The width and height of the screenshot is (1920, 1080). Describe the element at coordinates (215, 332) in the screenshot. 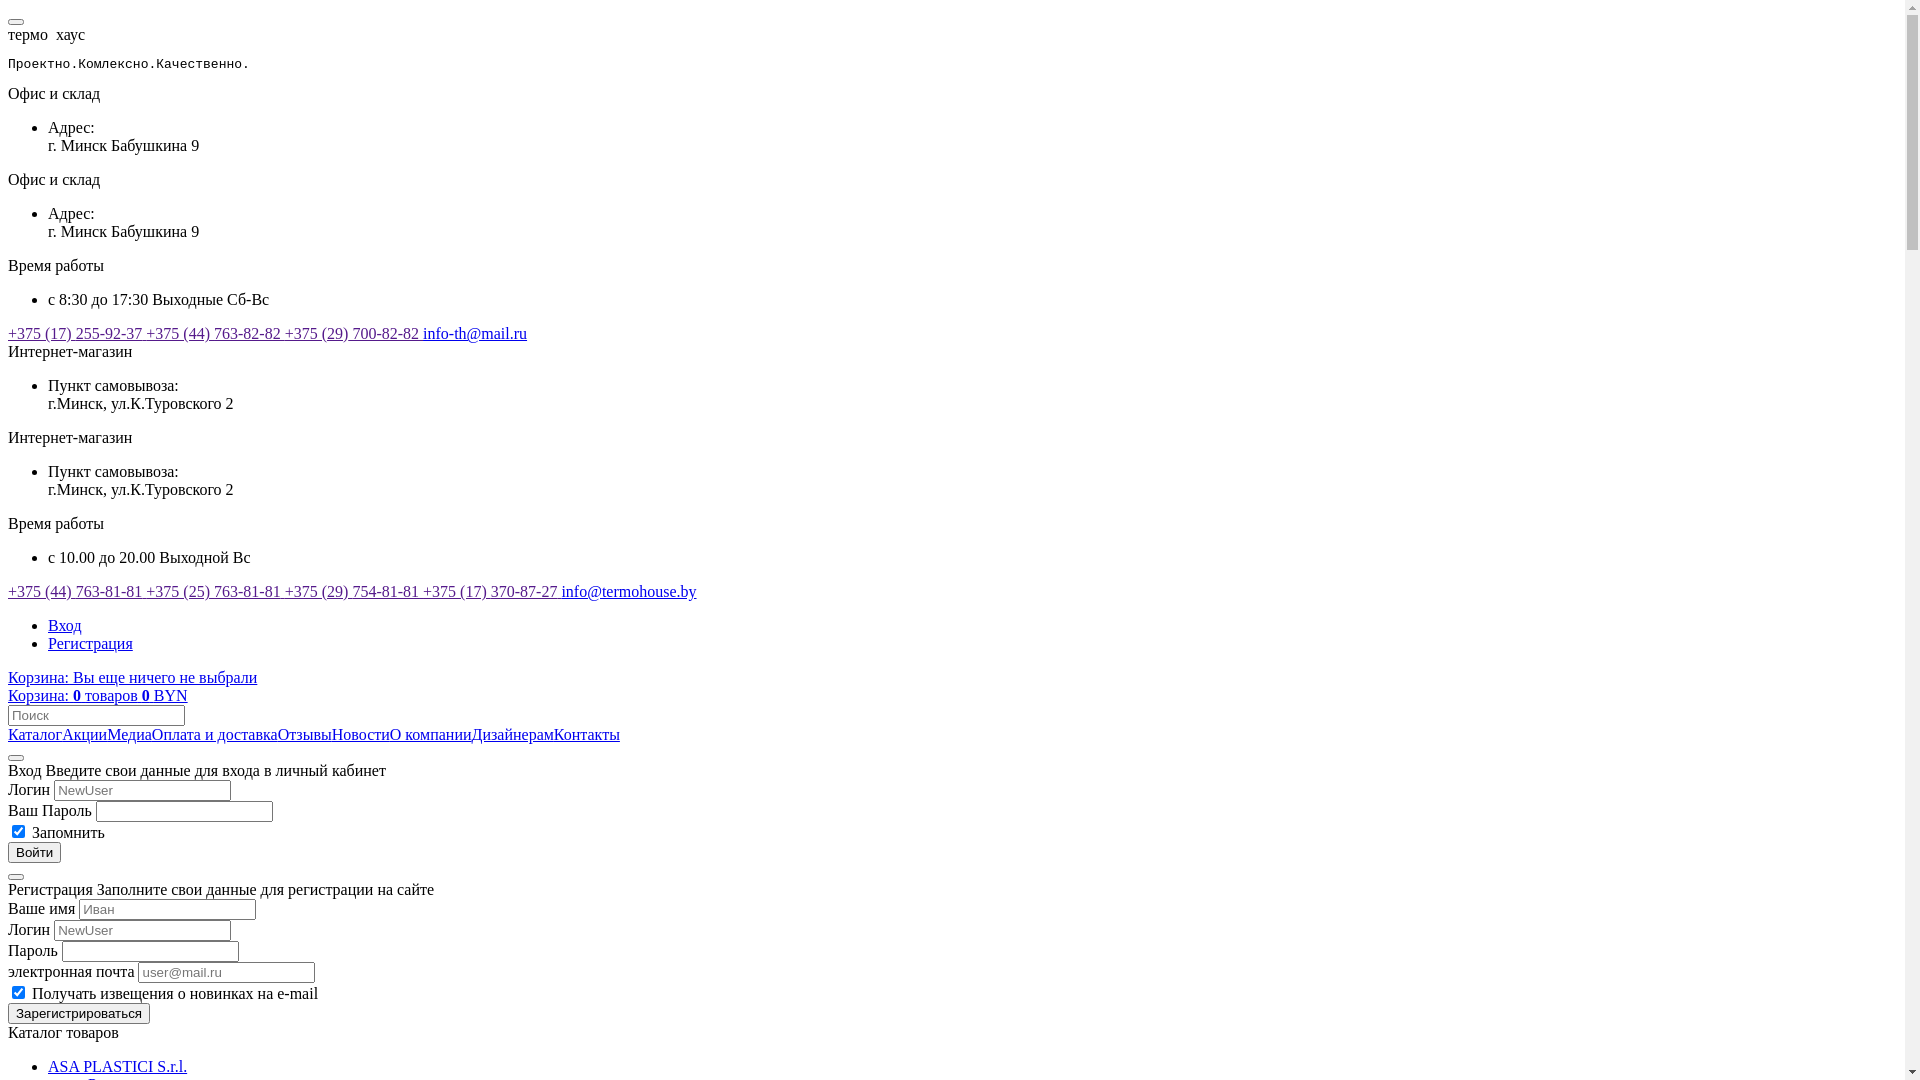

I see `'+375 (44) 763-82-82'` at that location.